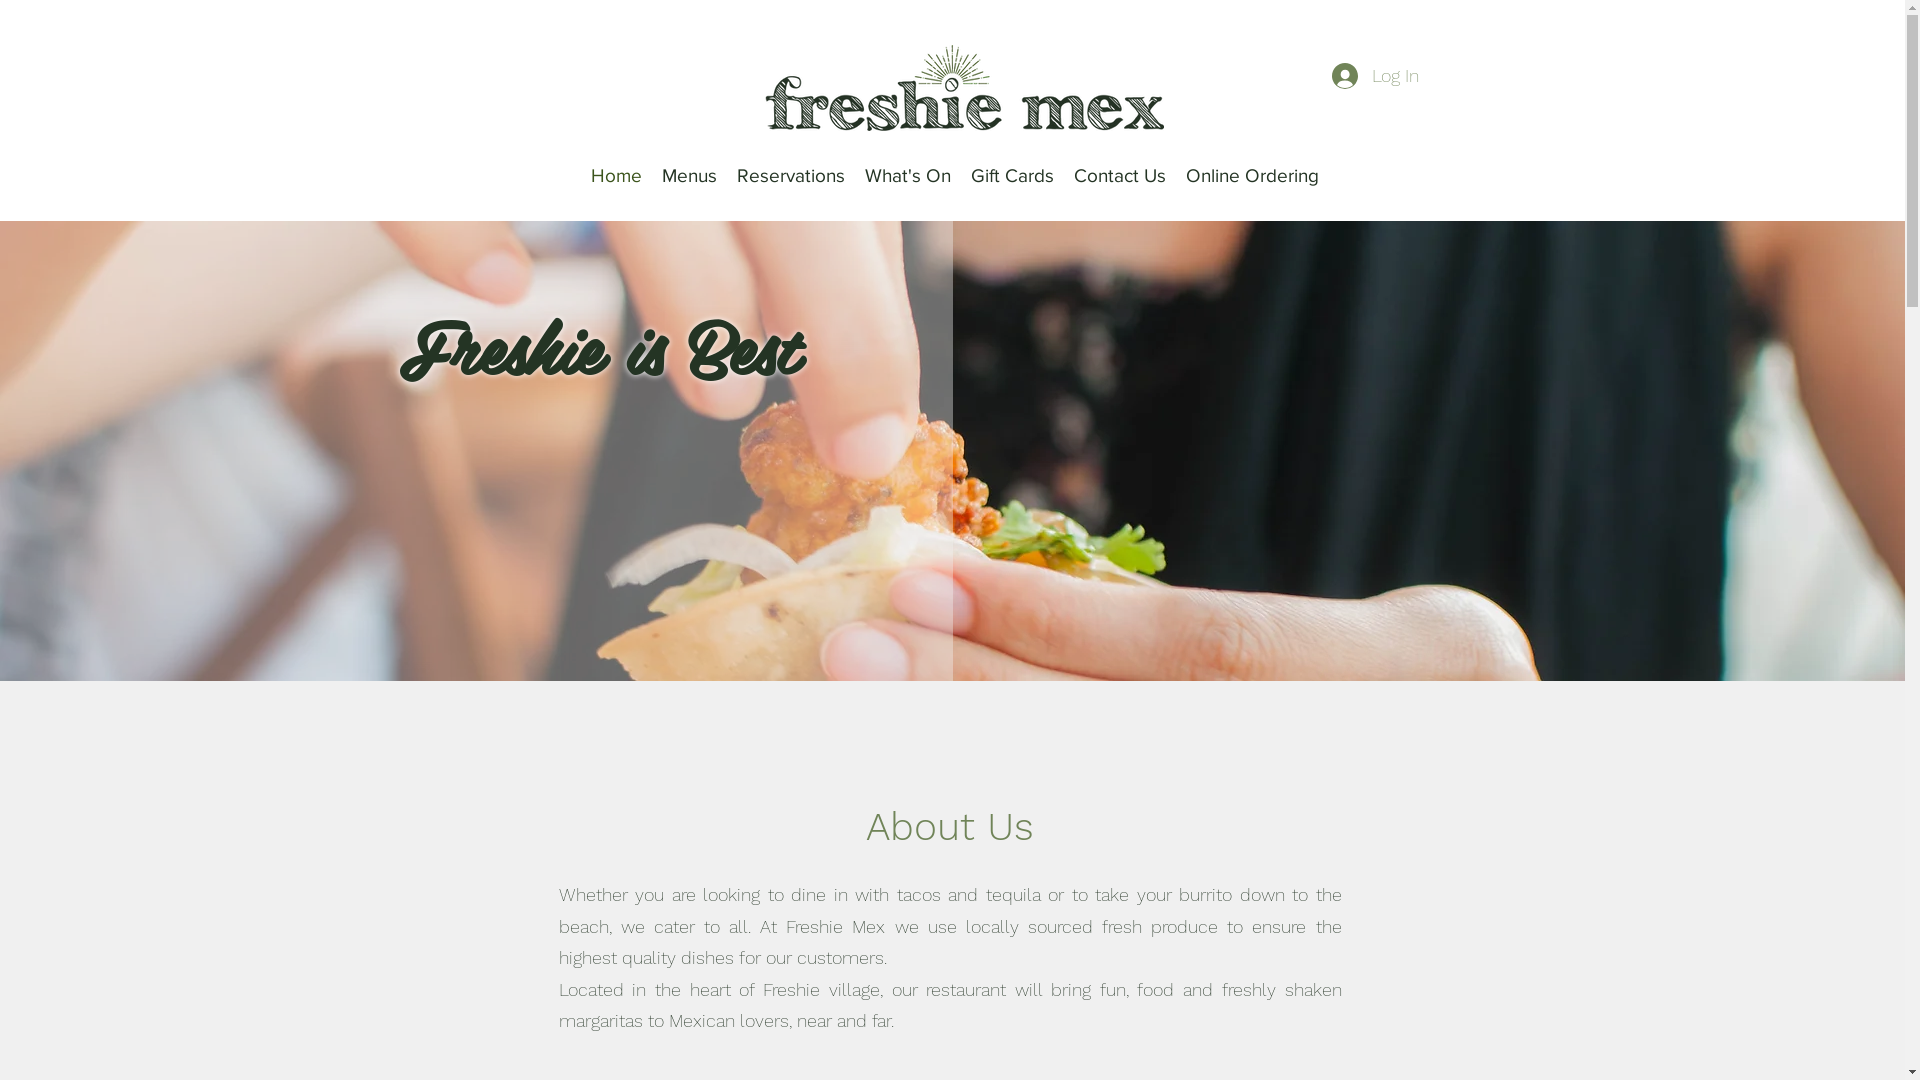  I want to click on 'Home', so click(615, 175).